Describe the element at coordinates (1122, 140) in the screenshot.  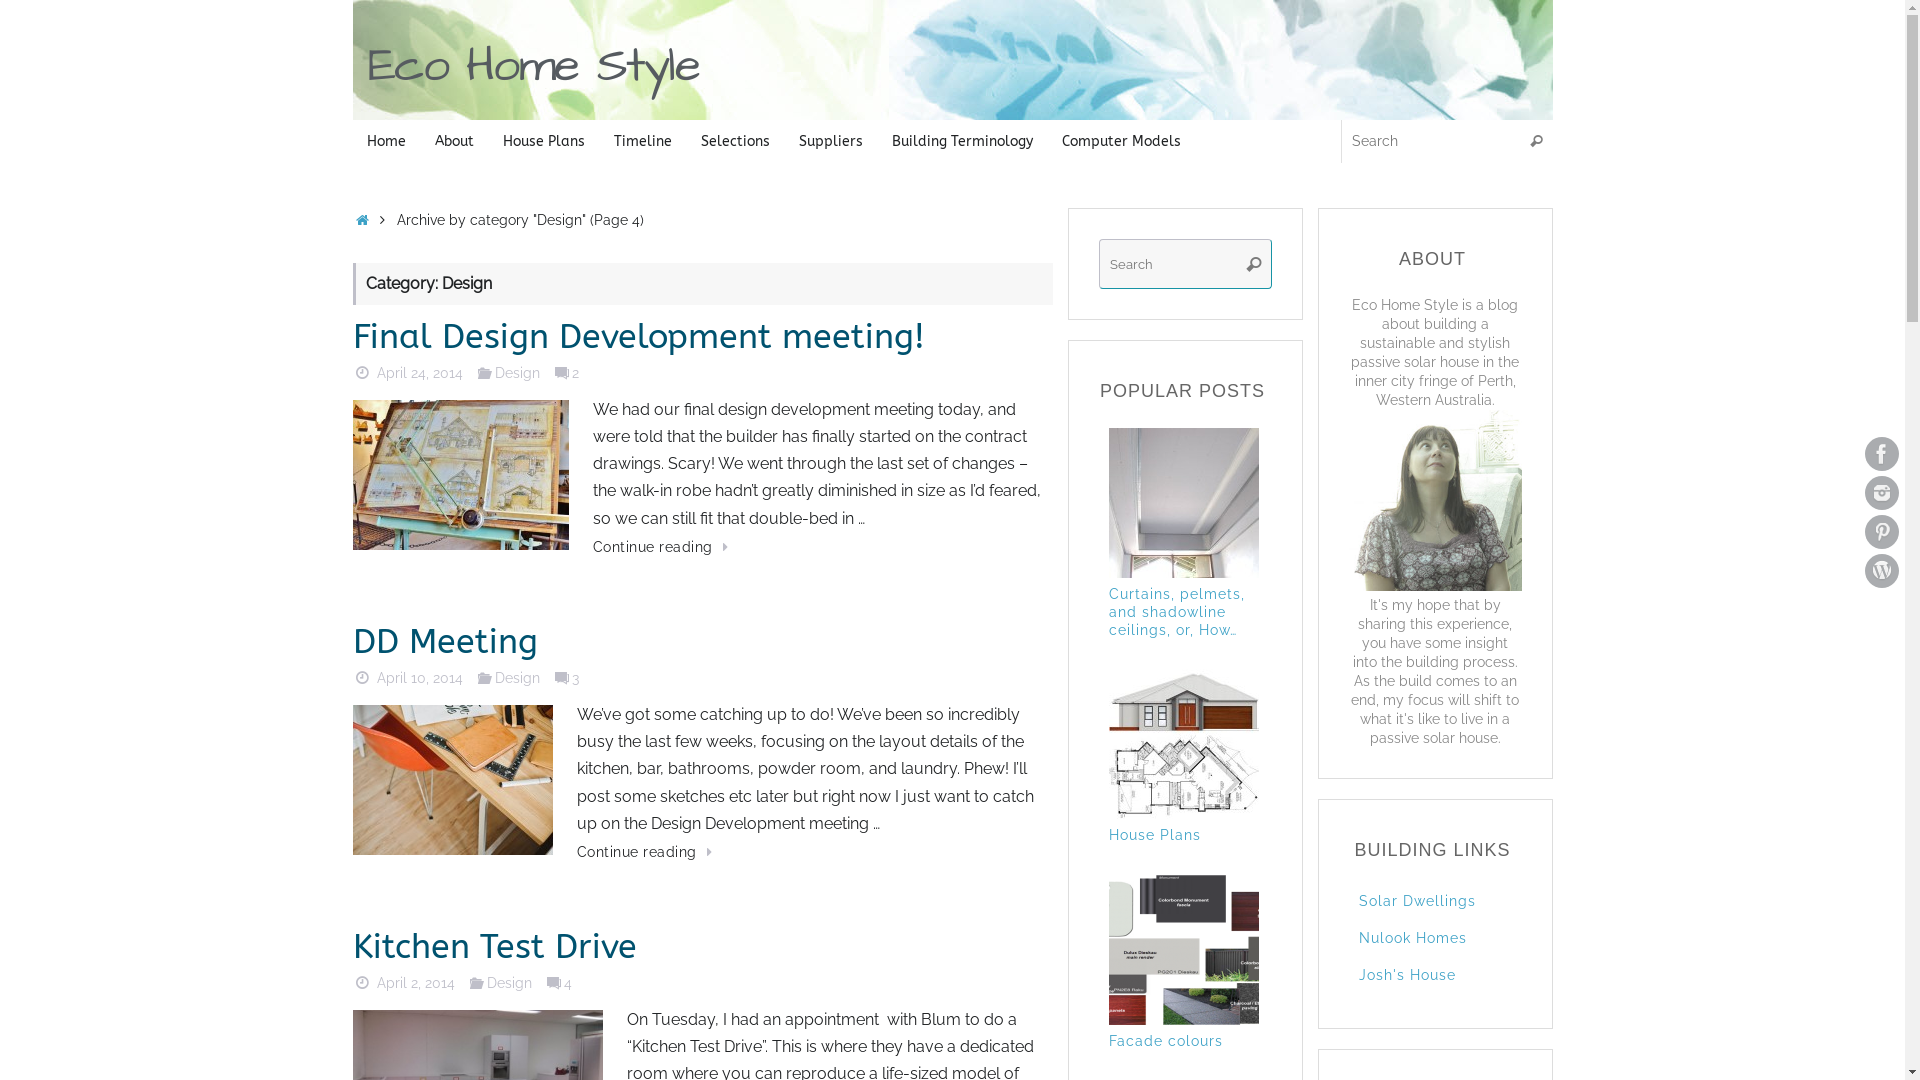
I see `'Computer Models'` at that location.